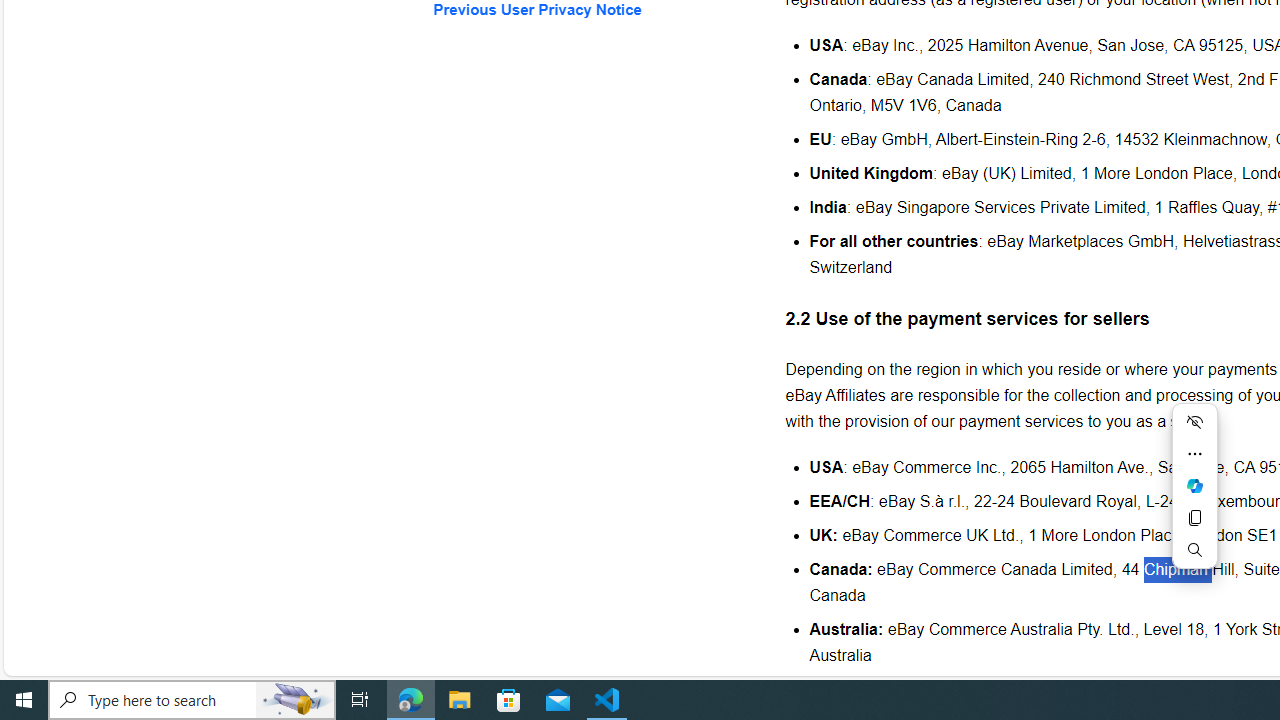  Describe the element at coordinates (1194, 420) in the screenshot. I see `'Hide menu'` at that location.